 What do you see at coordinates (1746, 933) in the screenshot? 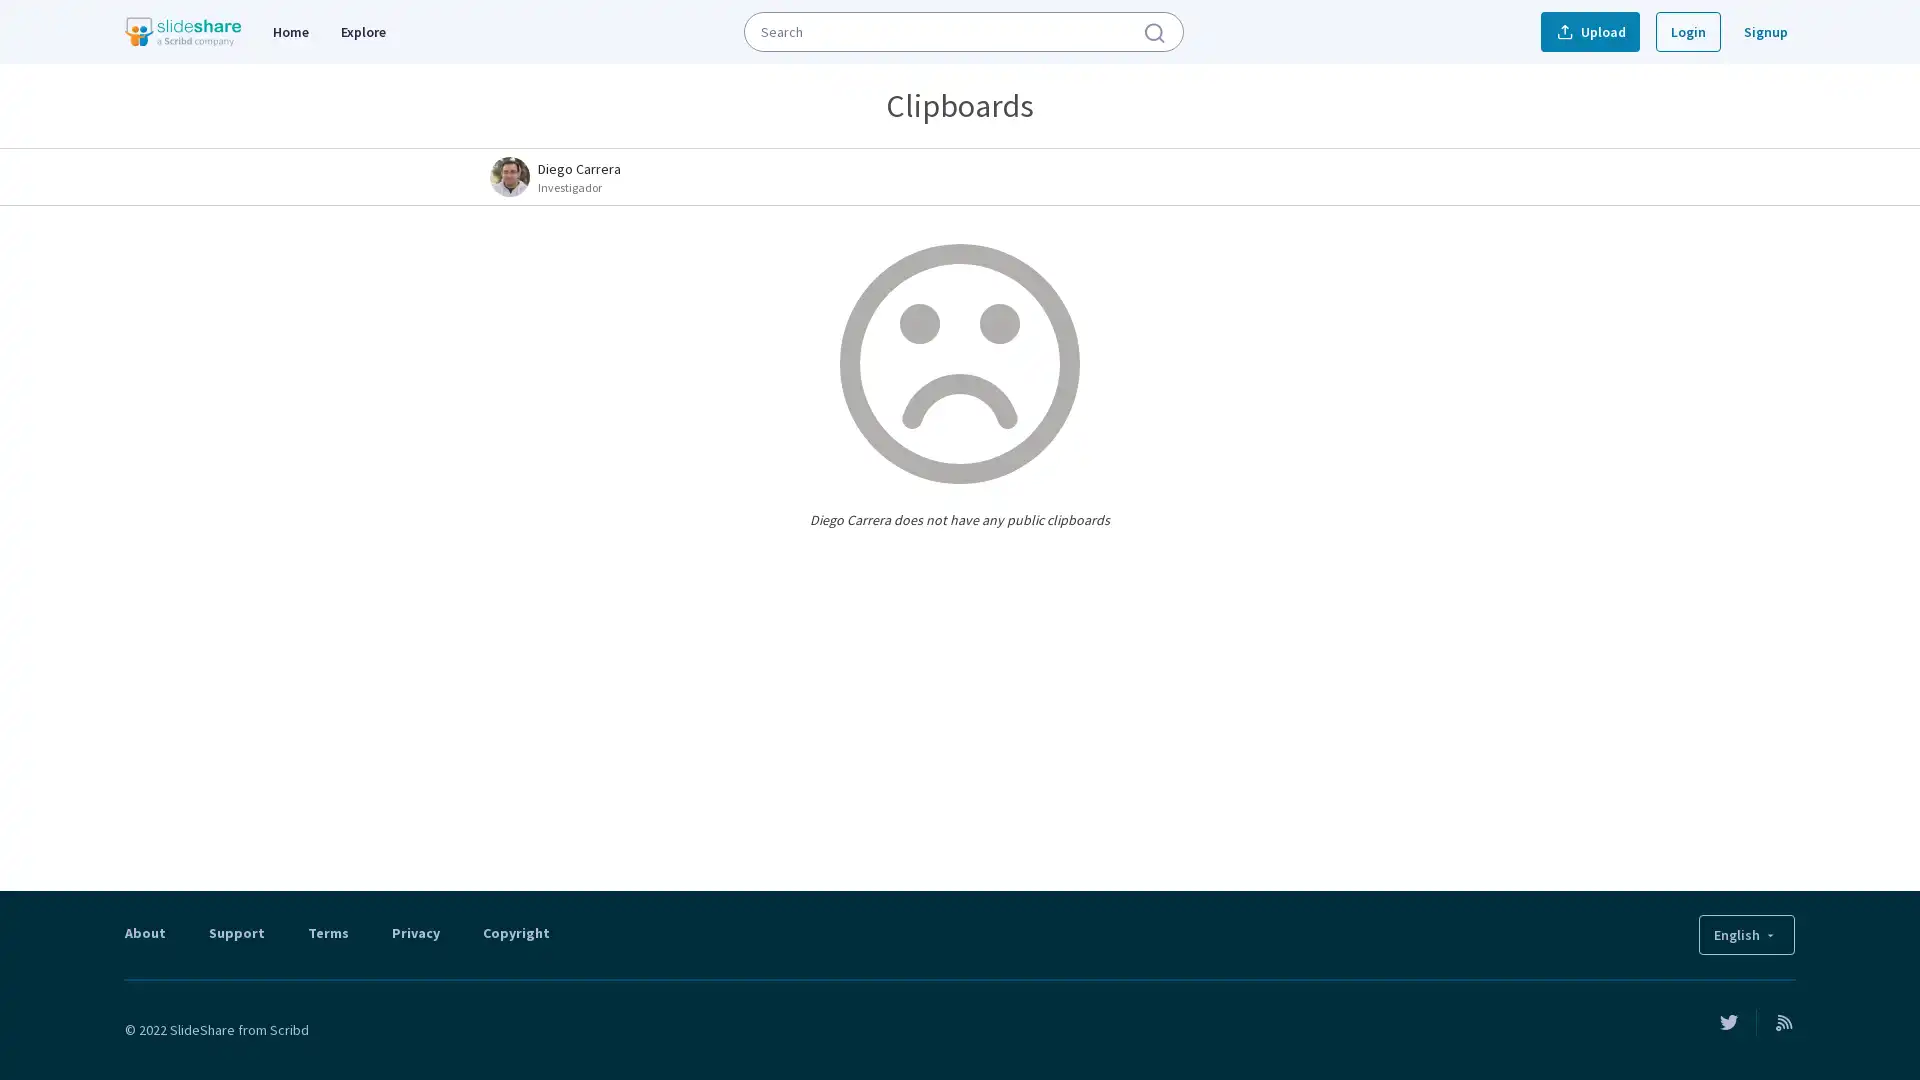
I see `English` at bounding box center [1746, 933].